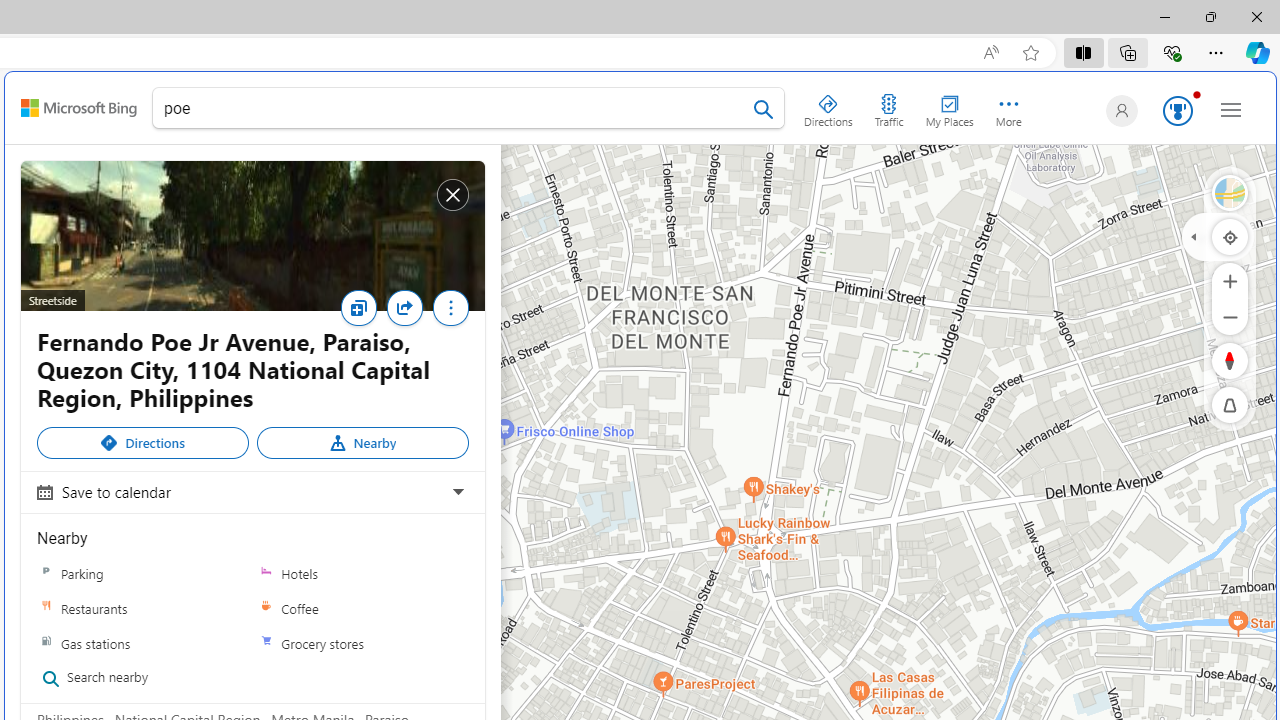 The height and width of the screenshot is (720, 1280). I want to click on 'My Places', so click(948, 106).